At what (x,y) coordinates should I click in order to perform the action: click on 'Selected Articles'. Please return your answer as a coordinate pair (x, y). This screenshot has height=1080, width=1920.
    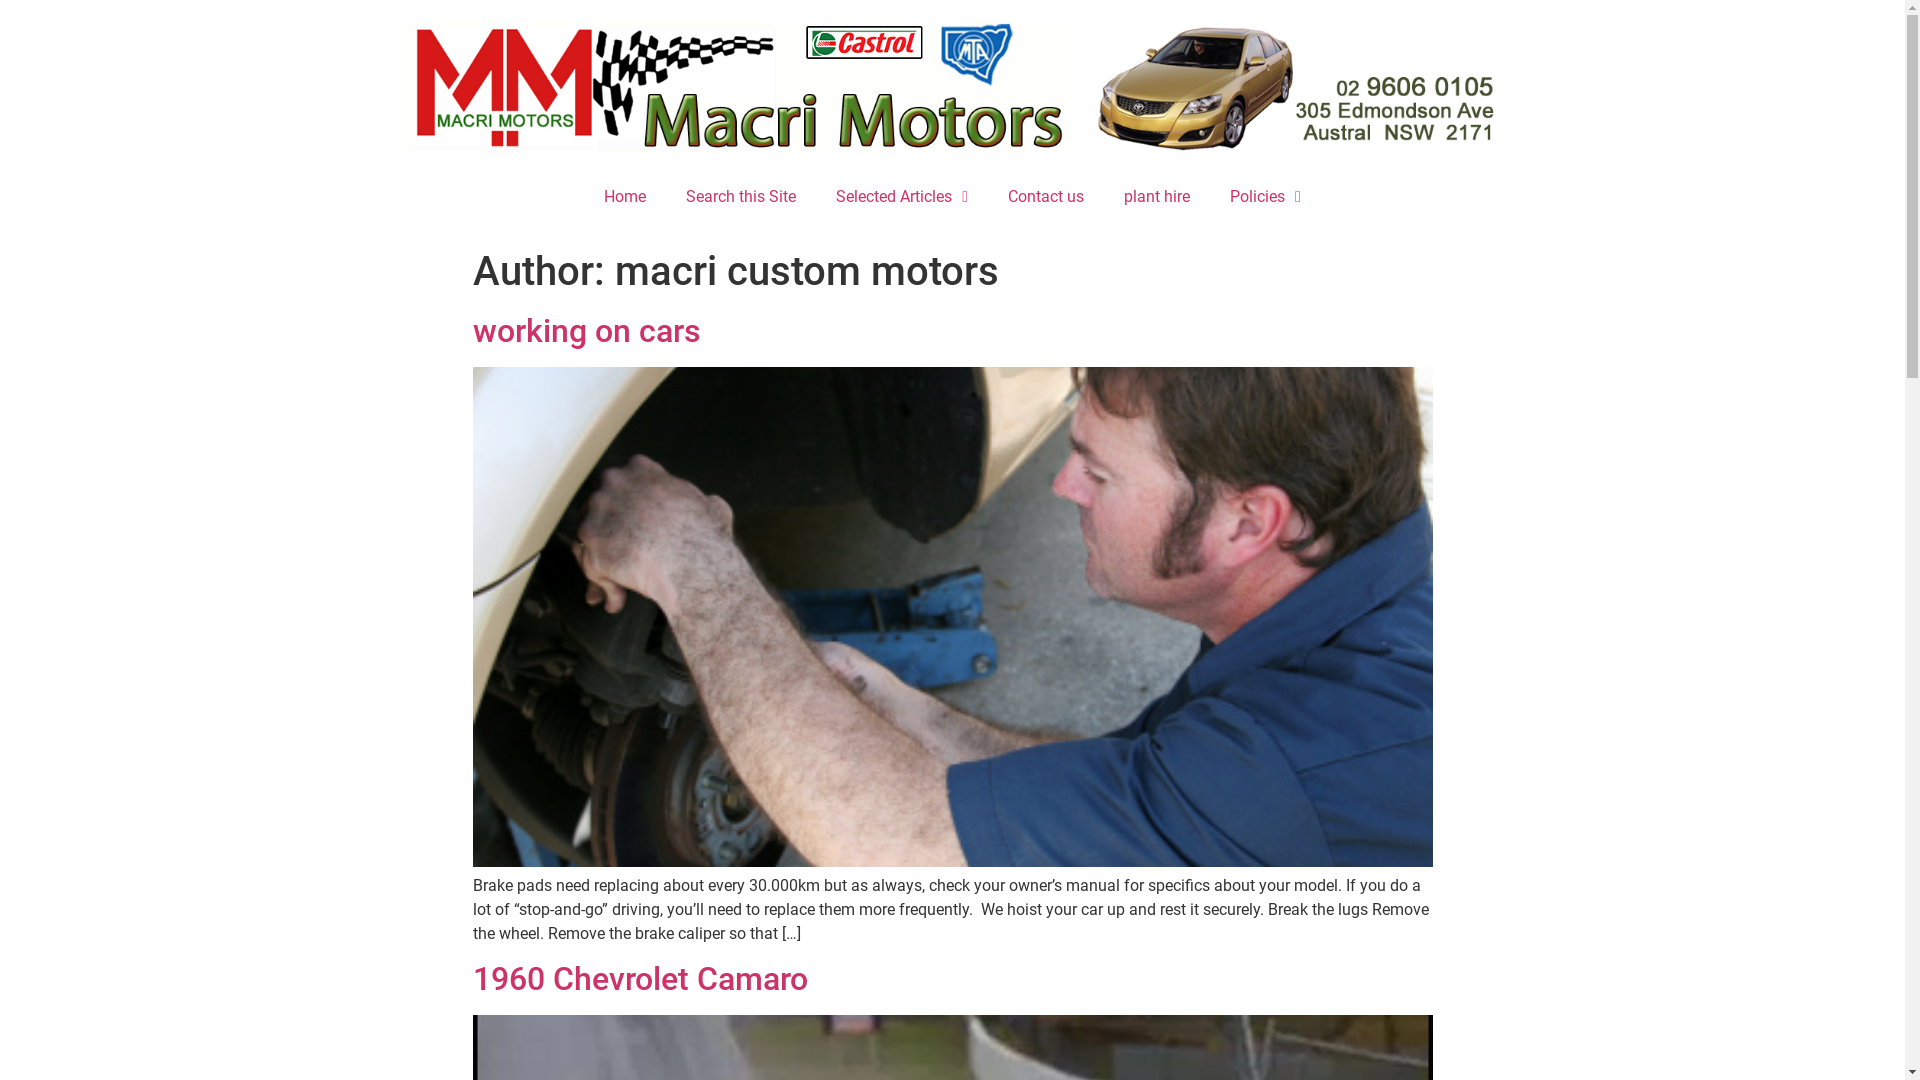
    Looking at the image, I should click on (816, 196).